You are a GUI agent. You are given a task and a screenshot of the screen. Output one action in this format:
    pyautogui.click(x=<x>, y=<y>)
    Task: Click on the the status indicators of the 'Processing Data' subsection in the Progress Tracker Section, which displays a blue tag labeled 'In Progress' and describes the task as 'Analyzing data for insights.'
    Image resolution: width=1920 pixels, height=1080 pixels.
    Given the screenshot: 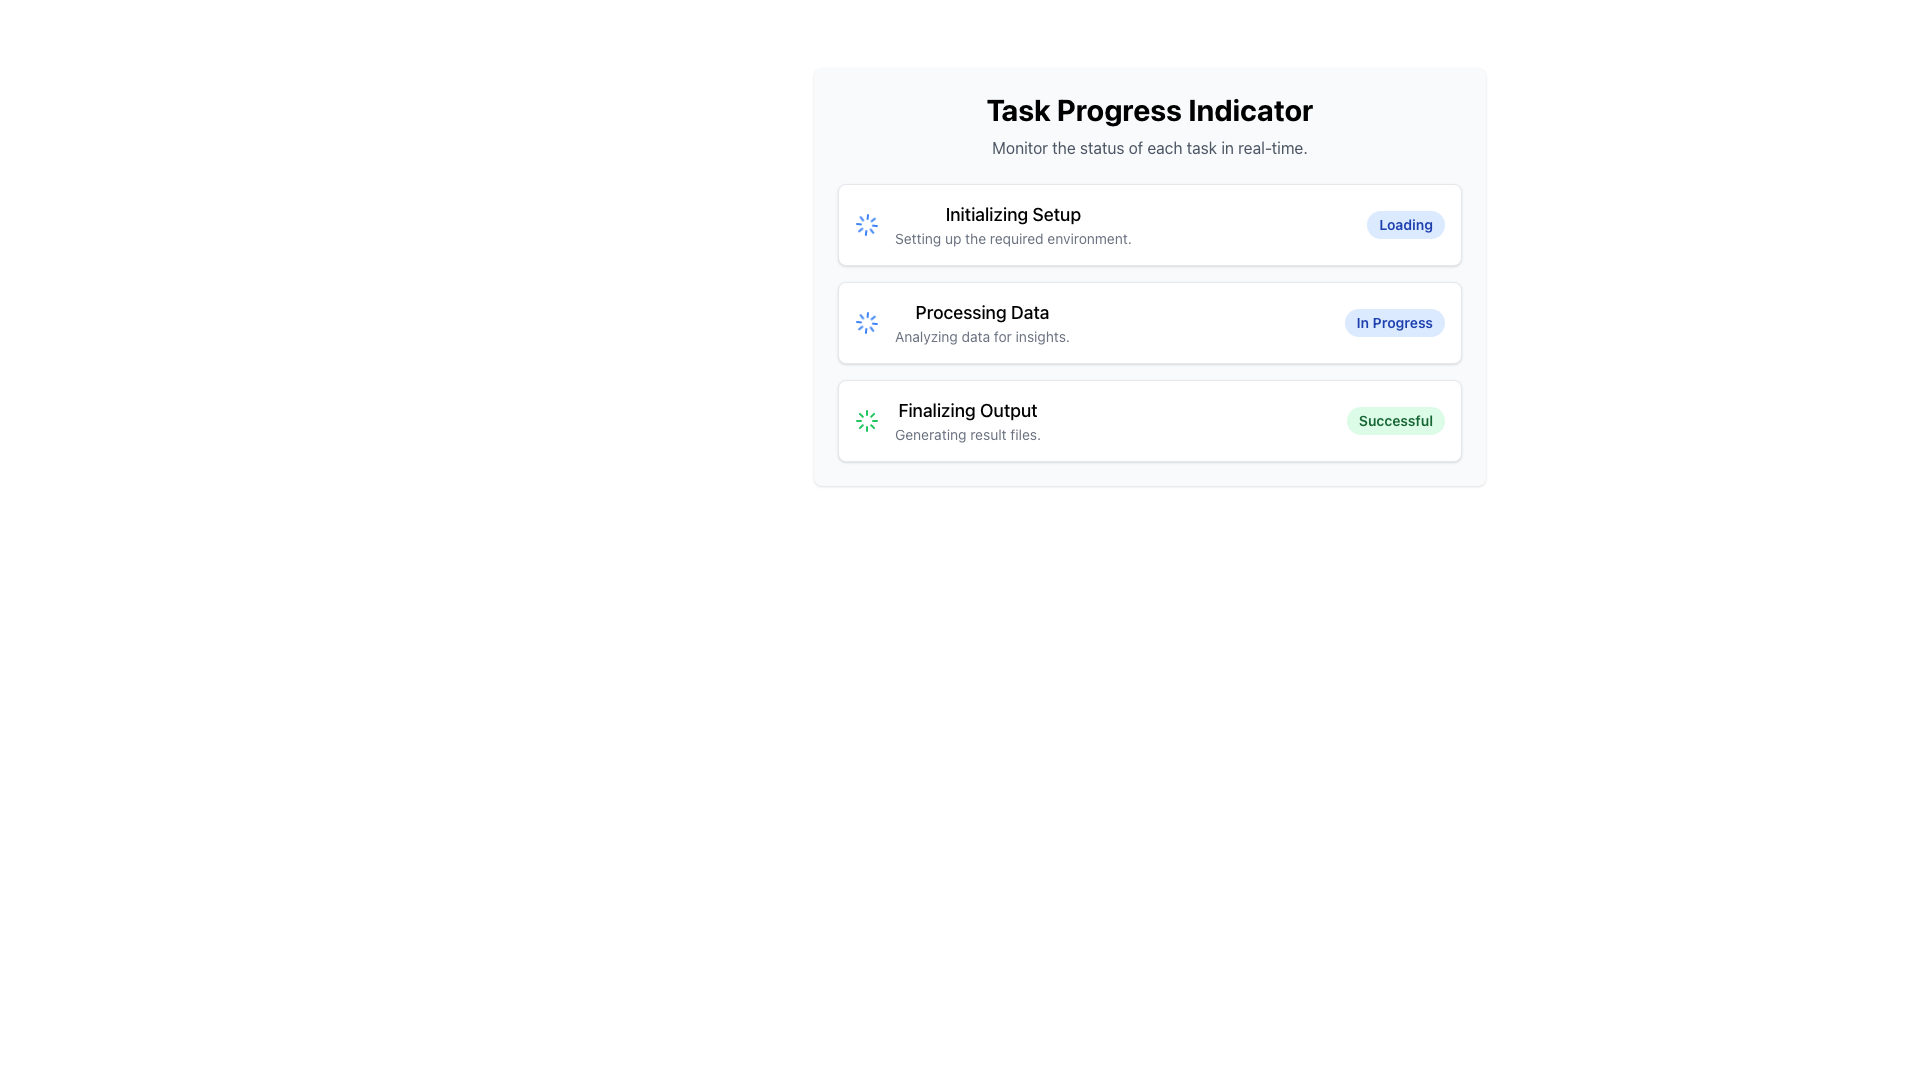 What is the action you would take?
    pyautogui.click(x=1150, y=322)
    